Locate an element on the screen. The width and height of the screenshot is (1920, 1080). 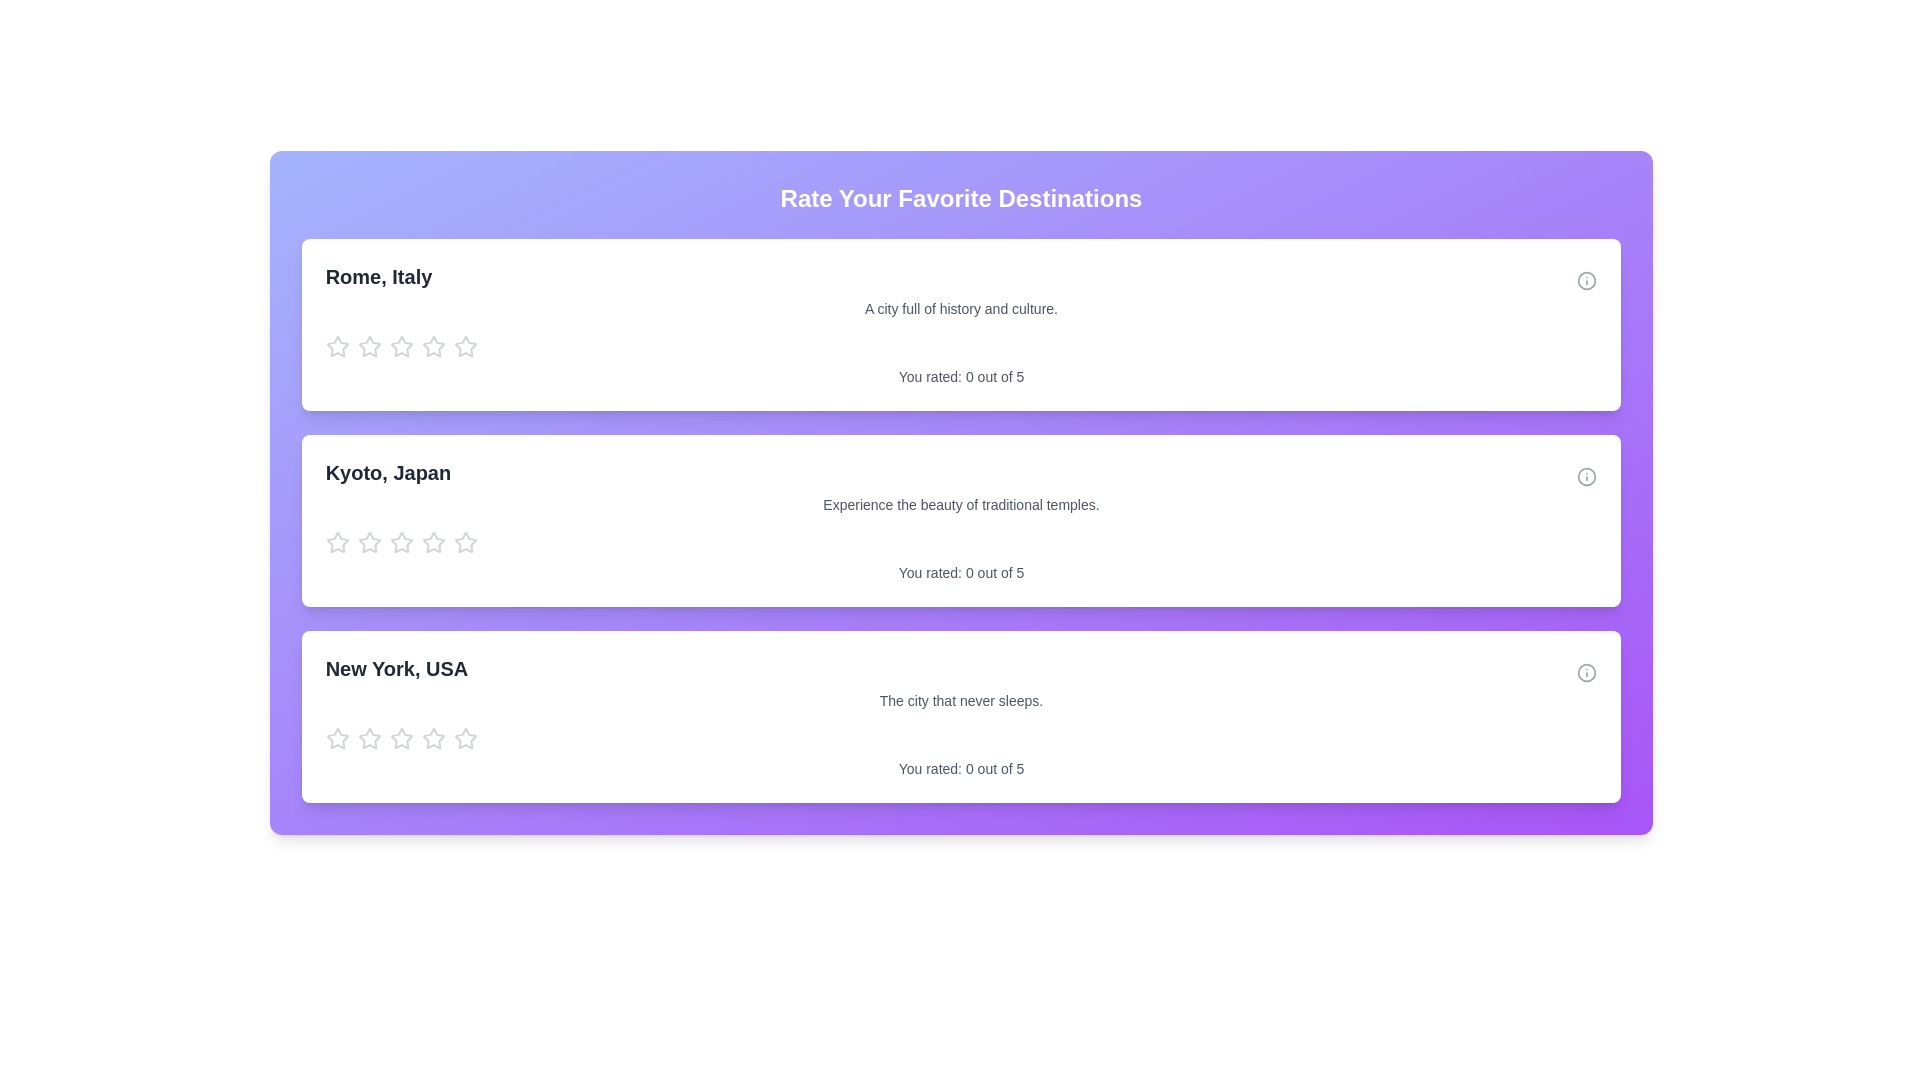
the third interactive star icon in the rating component under the 'Rome, Italy' block to assign a rating is located at coordinates (369, 346).